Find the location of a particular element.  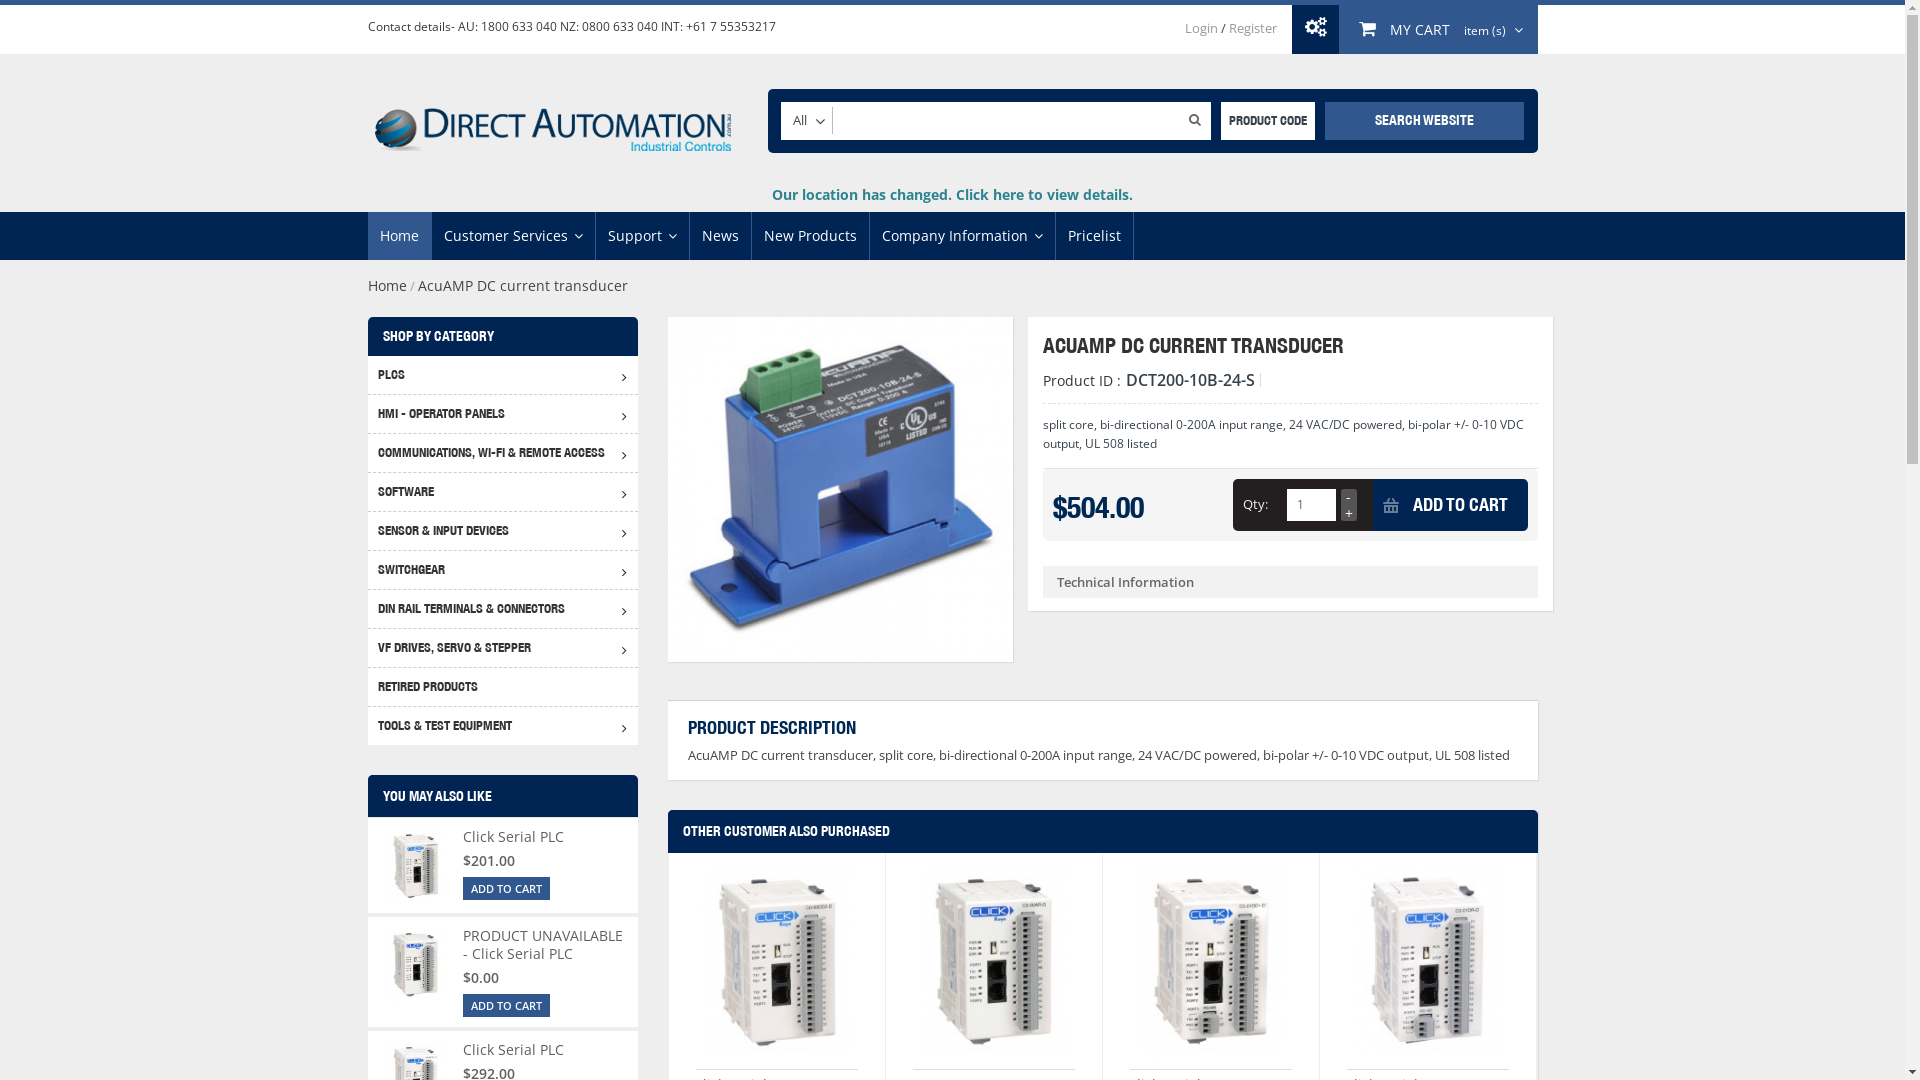

'TOOLS & TEST EQUIPMENT' is located at coordinates (503, 725).